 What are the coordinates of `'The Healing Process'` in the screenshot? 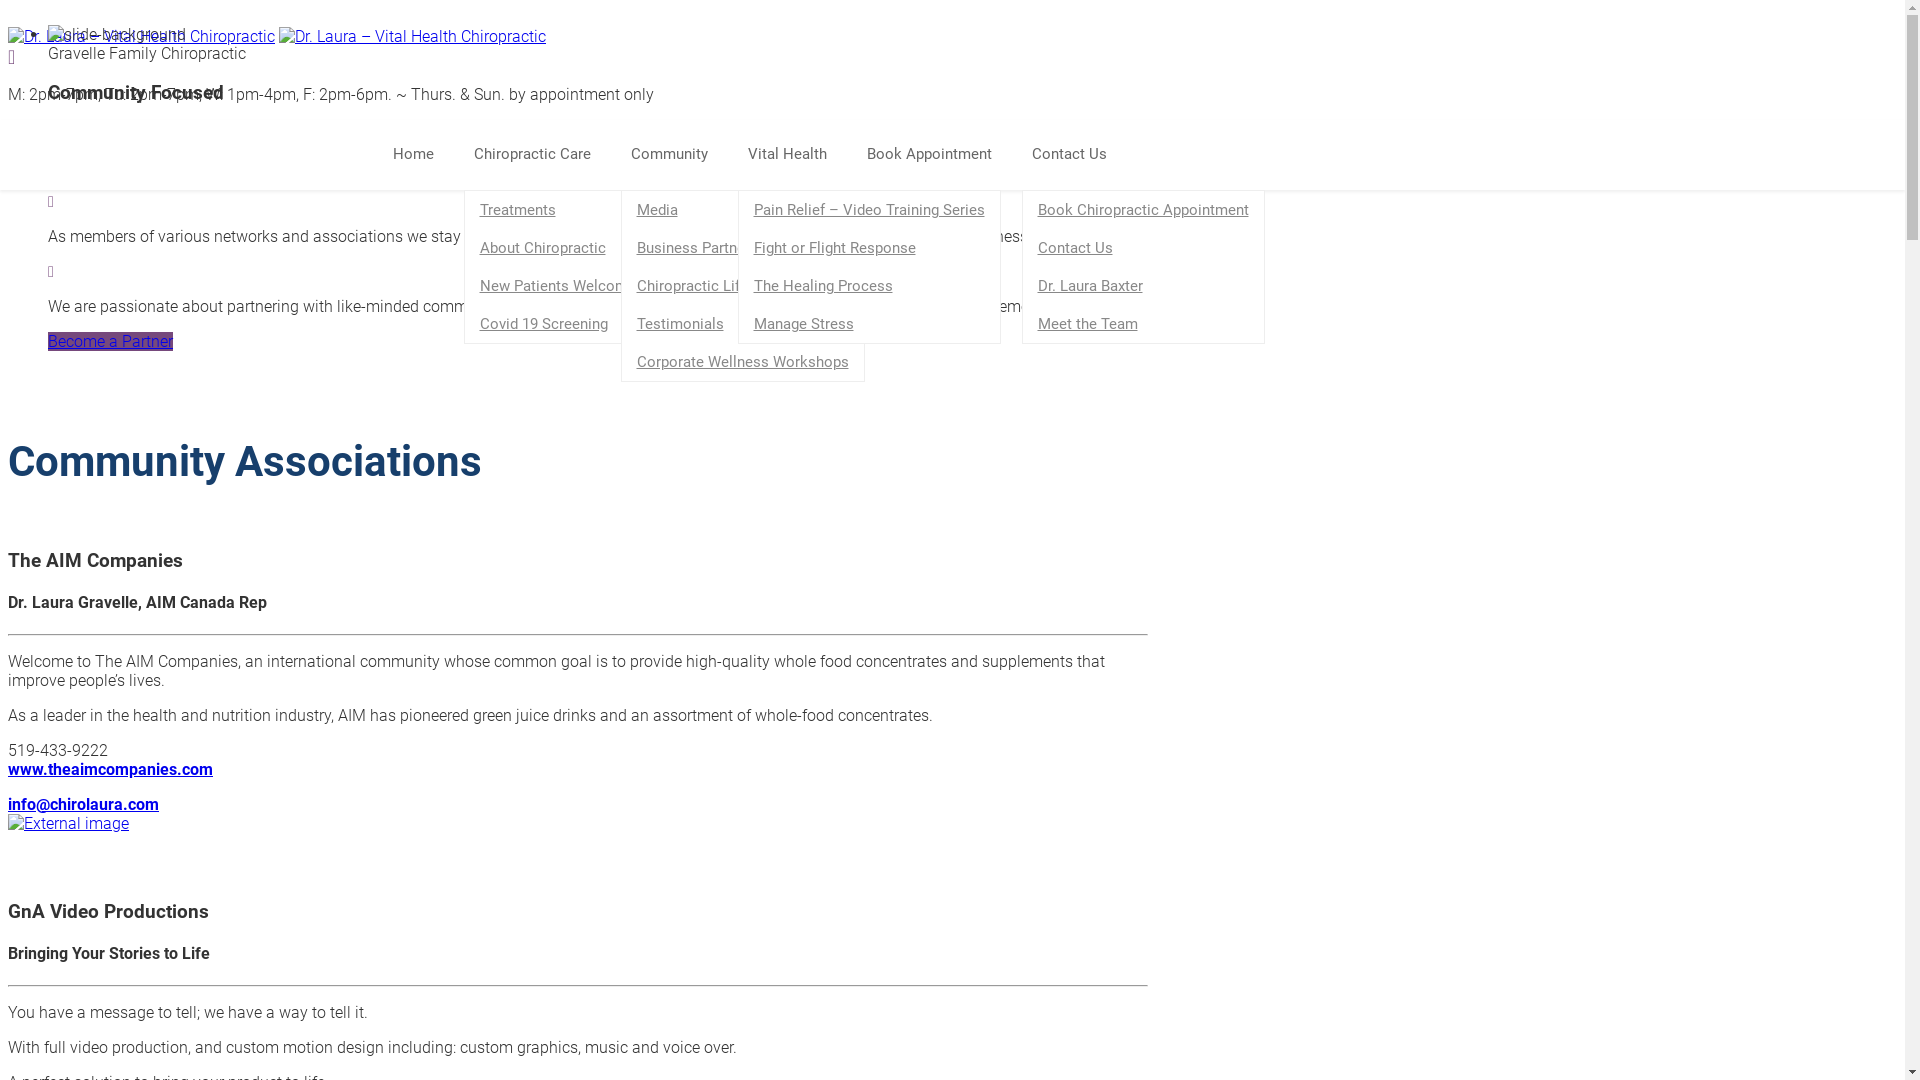 It's located at (868, 285).